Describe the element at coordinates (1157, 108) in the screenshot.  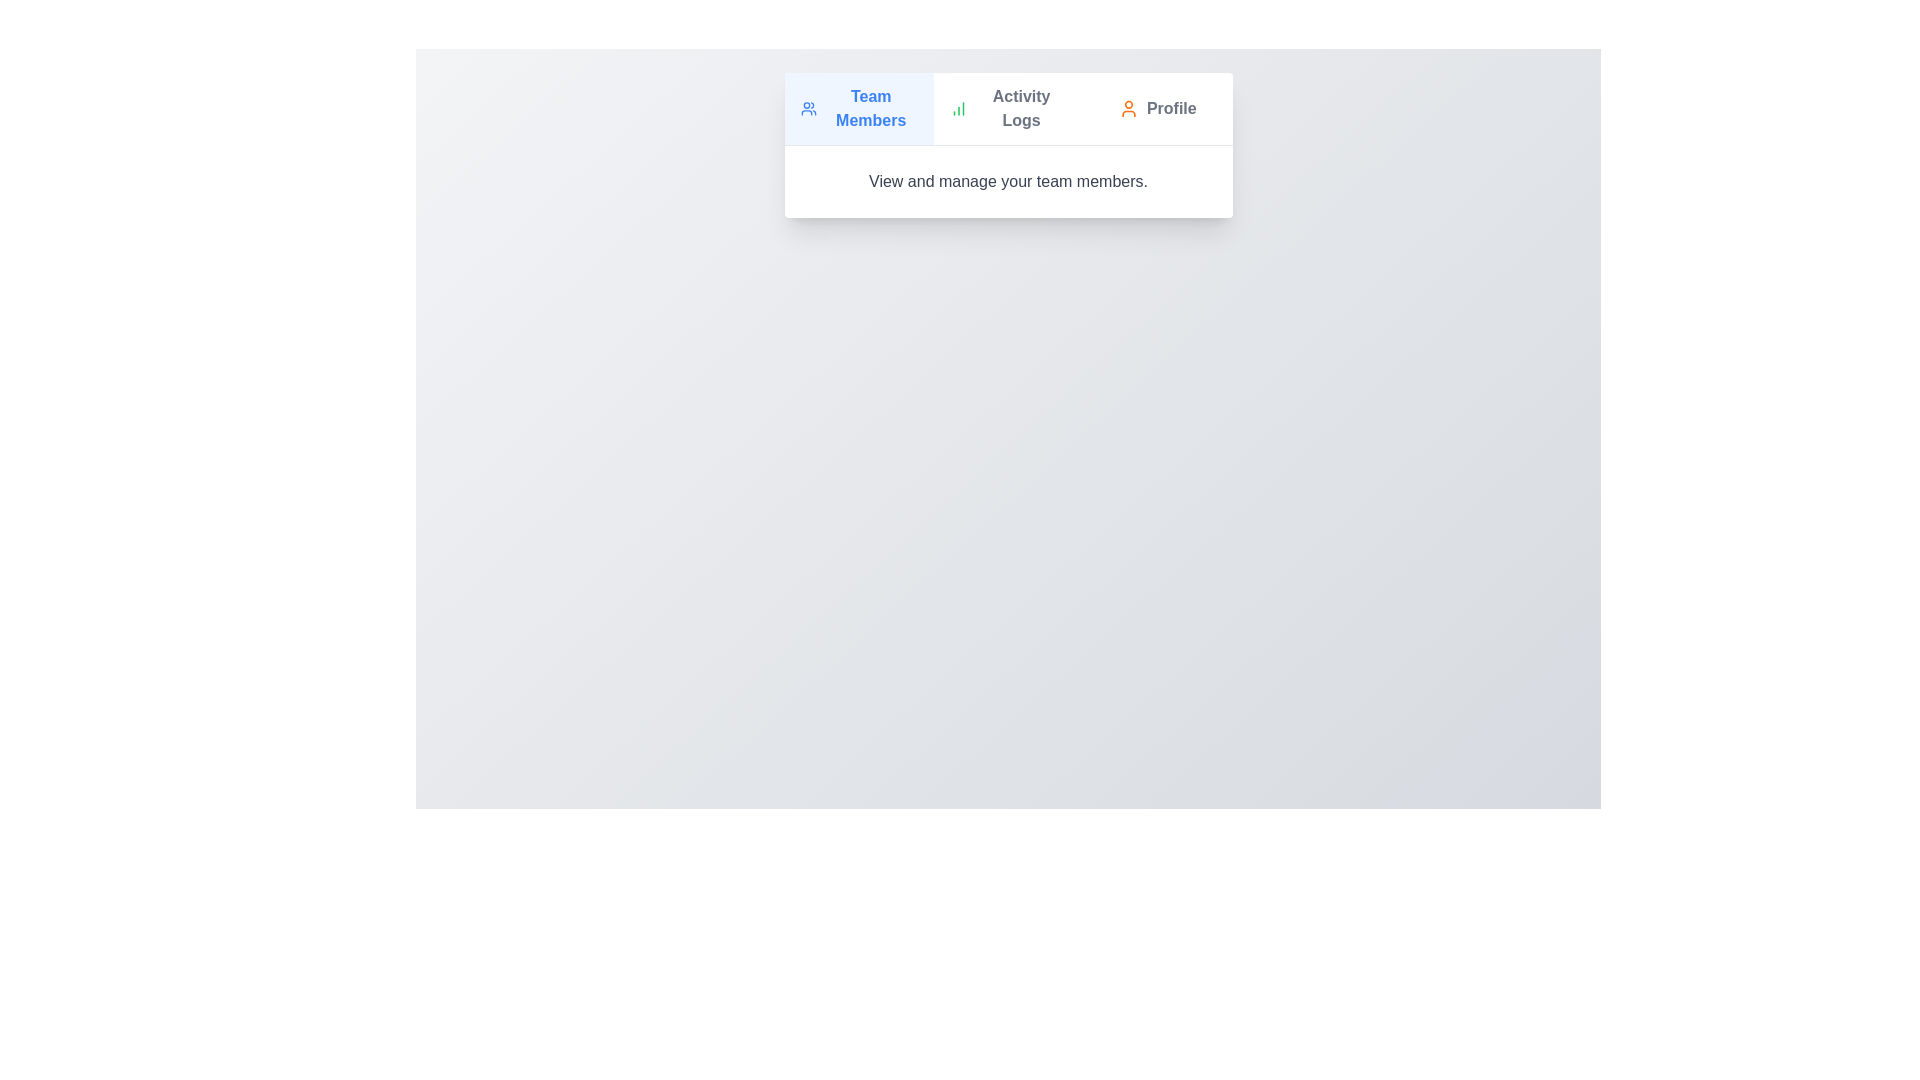
I see `the tab labeled Profile` at that location.